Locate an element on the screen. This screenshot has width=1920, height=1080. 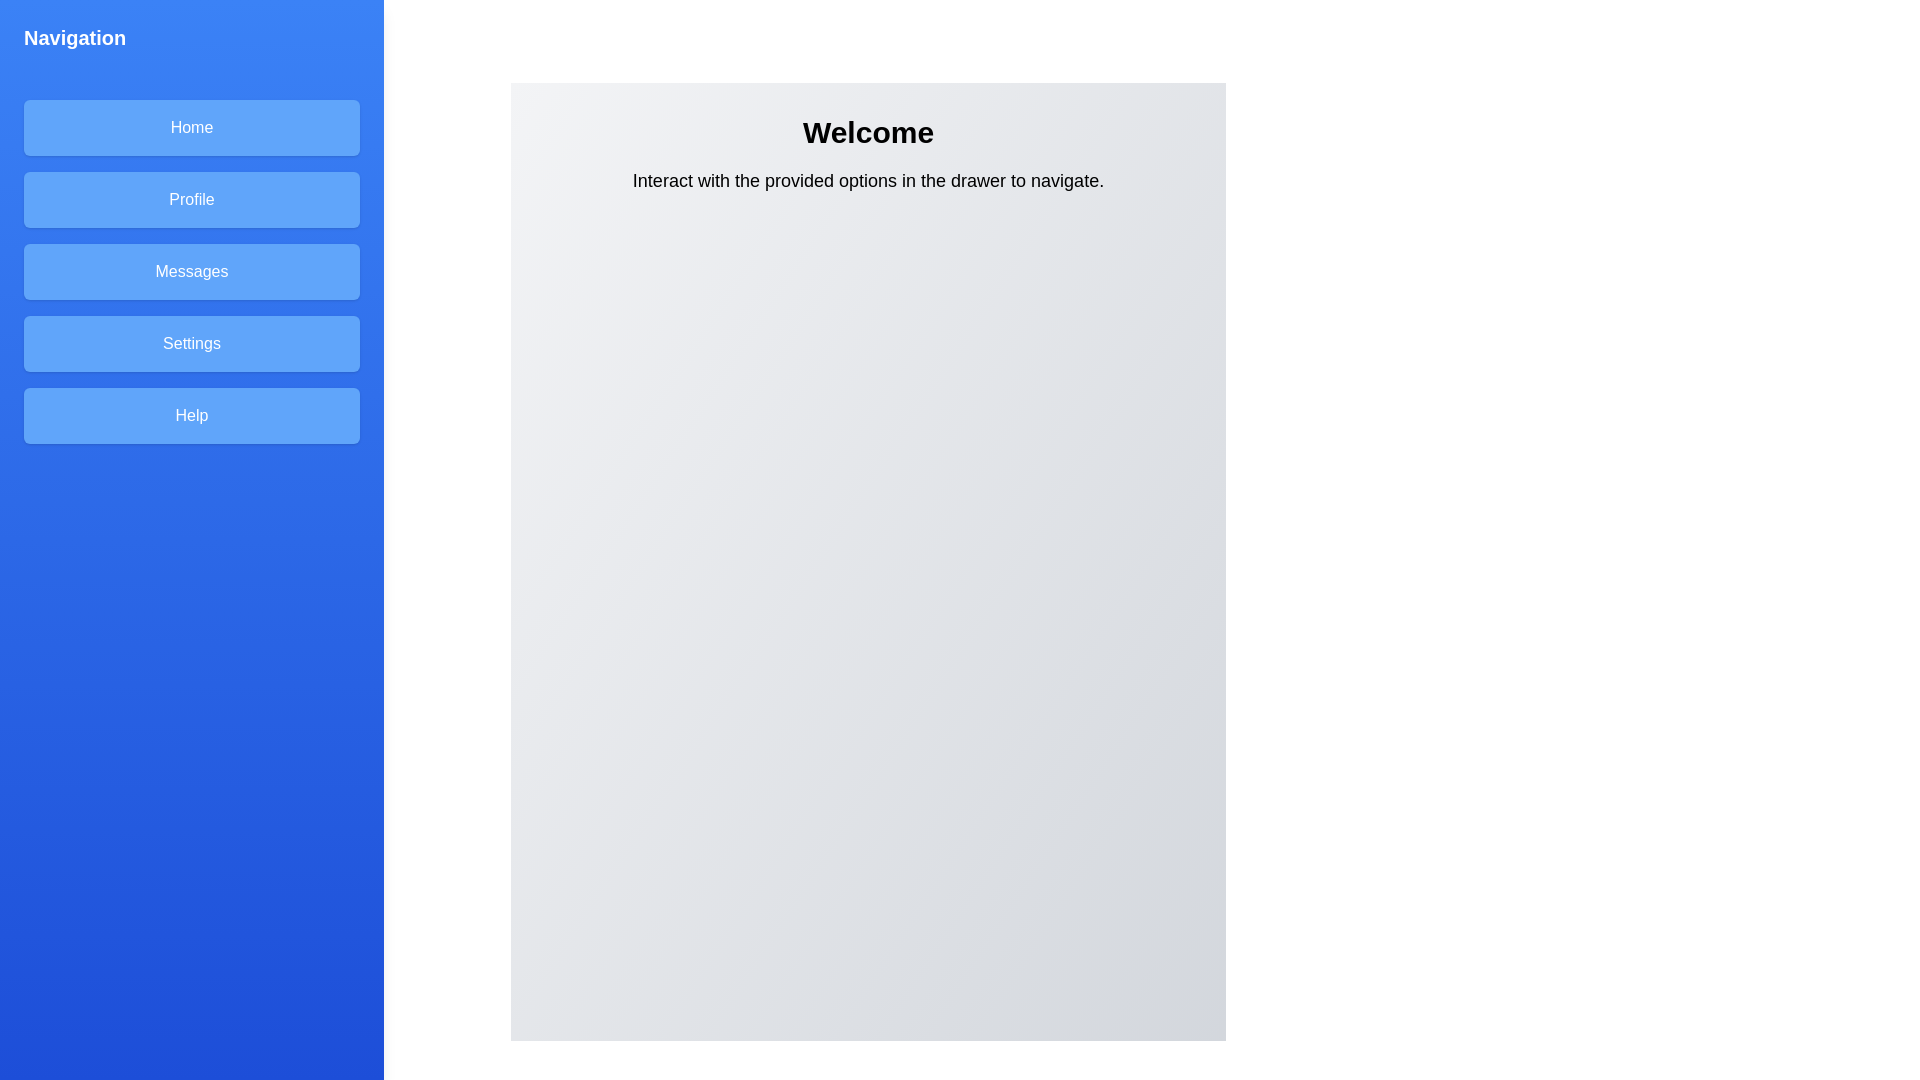
floating button located at the top-left corner of the screen to toggle the drawer is located at coordinates (53, 53).